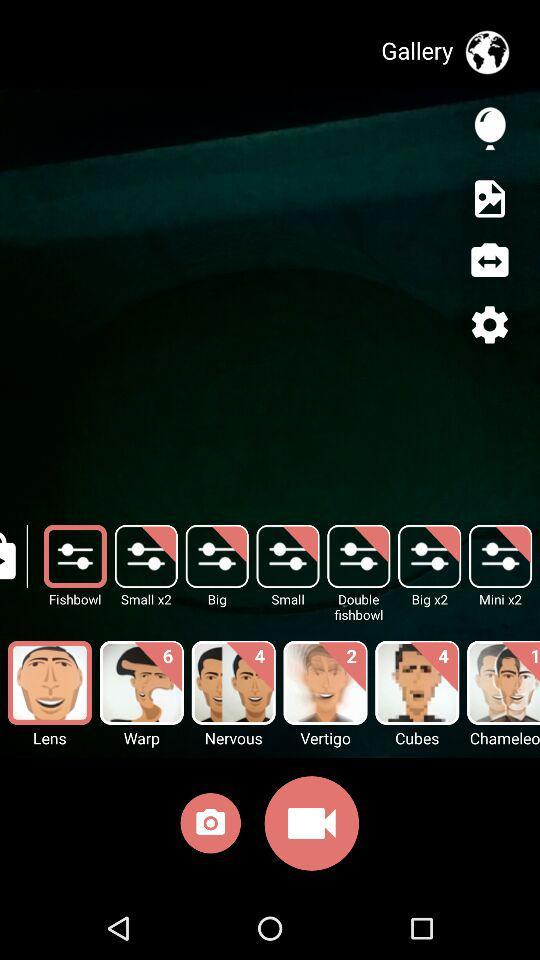 The height and width of the screenshot is (960, 540). I want to click on the image above the text called vertigo, so click(325, 683).